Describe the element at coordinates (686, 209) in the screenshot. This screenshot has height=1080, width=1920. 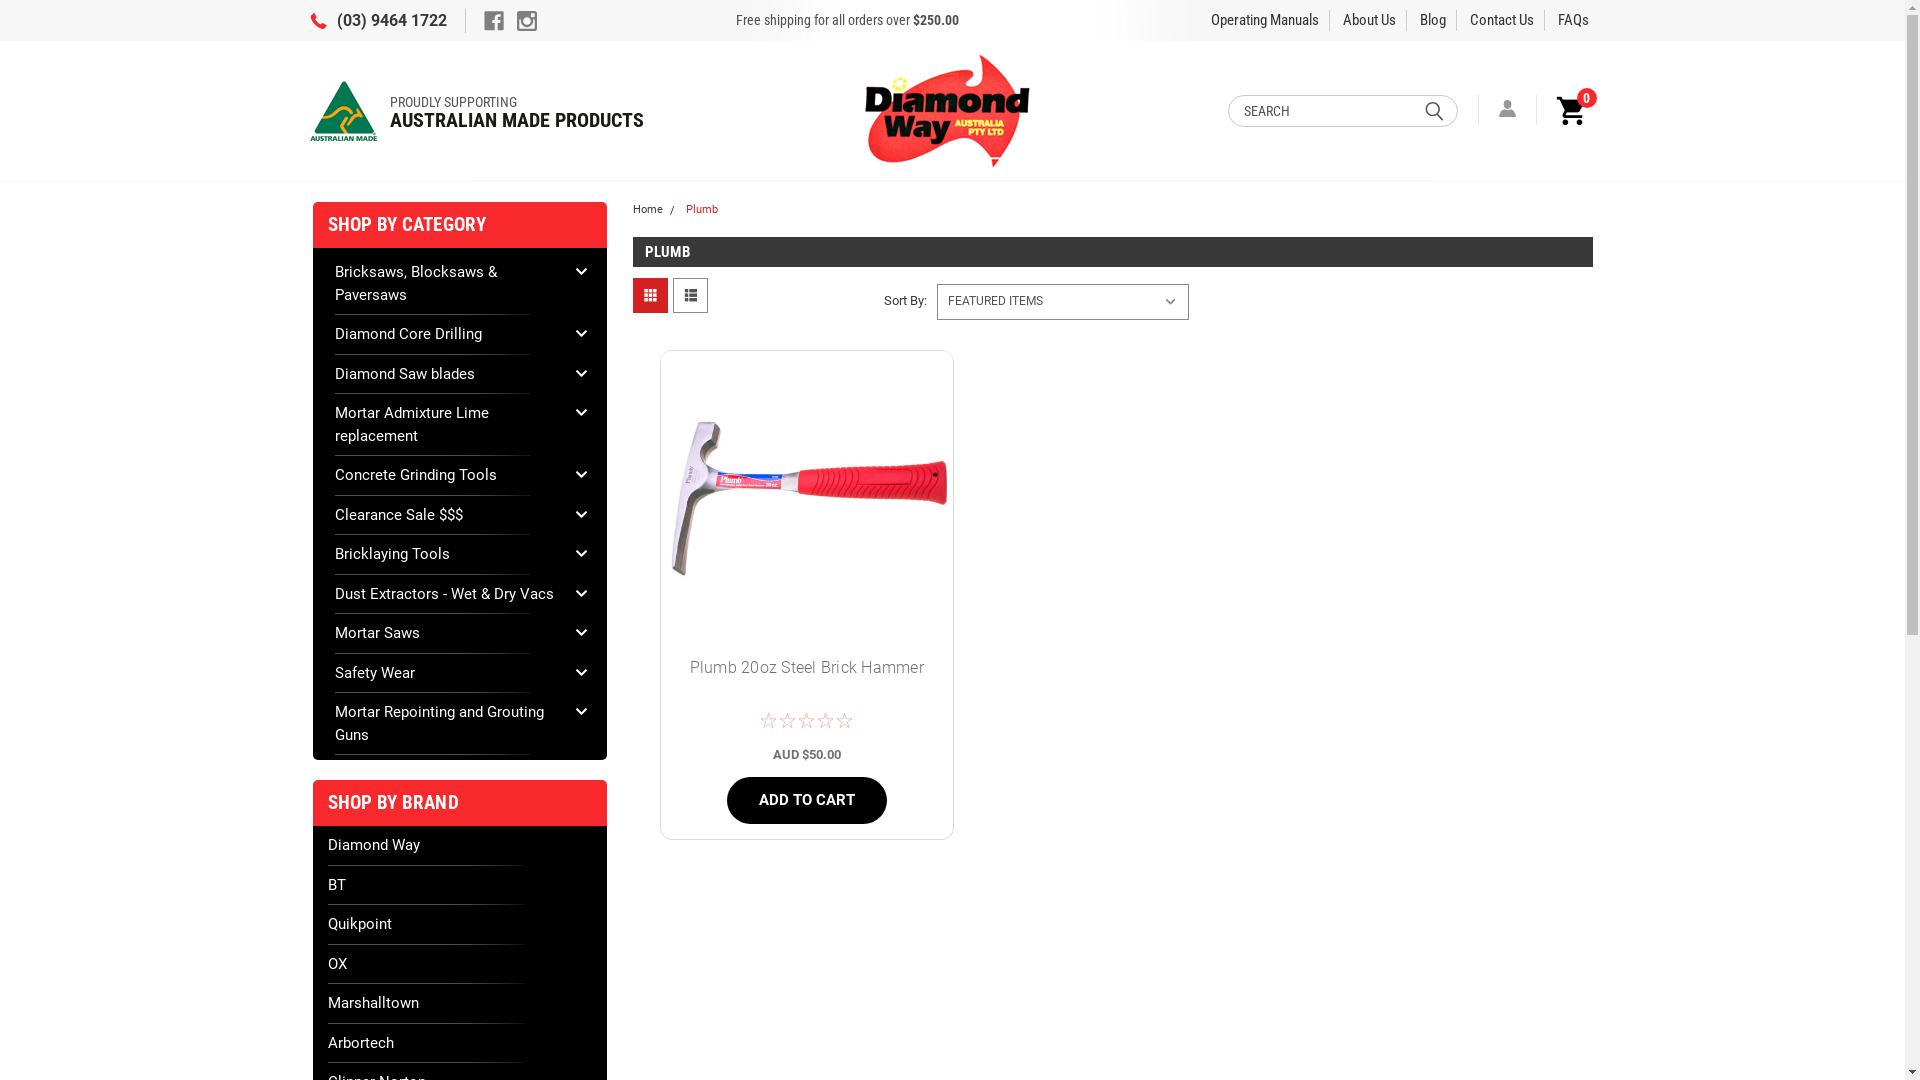
I see `'Plumb'` at that location.